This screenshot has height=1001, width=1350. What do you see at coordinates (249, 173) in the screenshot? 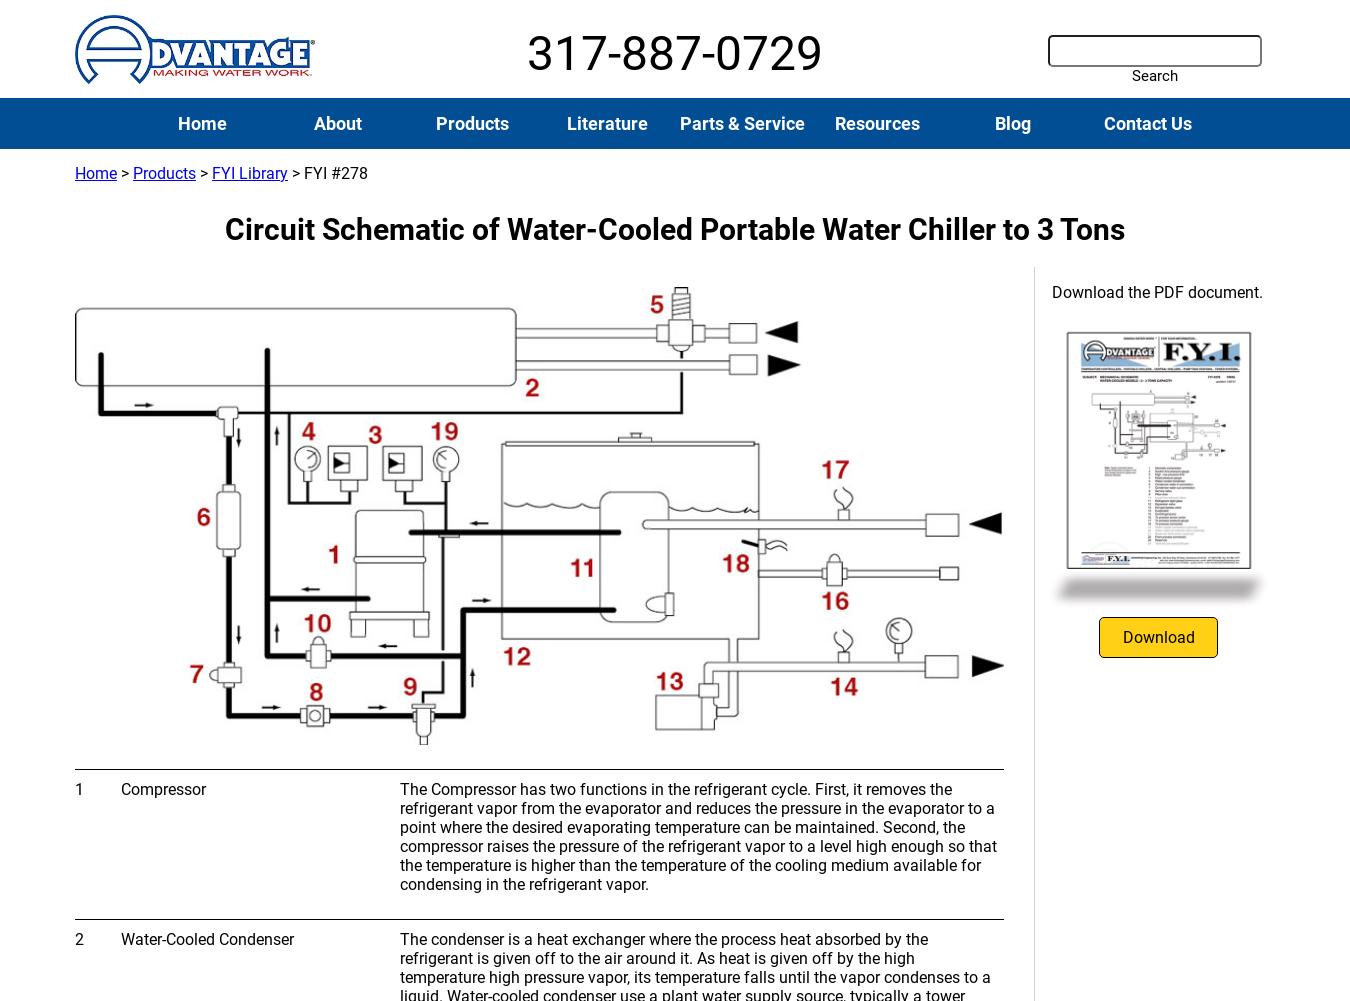
I see `'FYI Library'` at bounding box center [249, 173].